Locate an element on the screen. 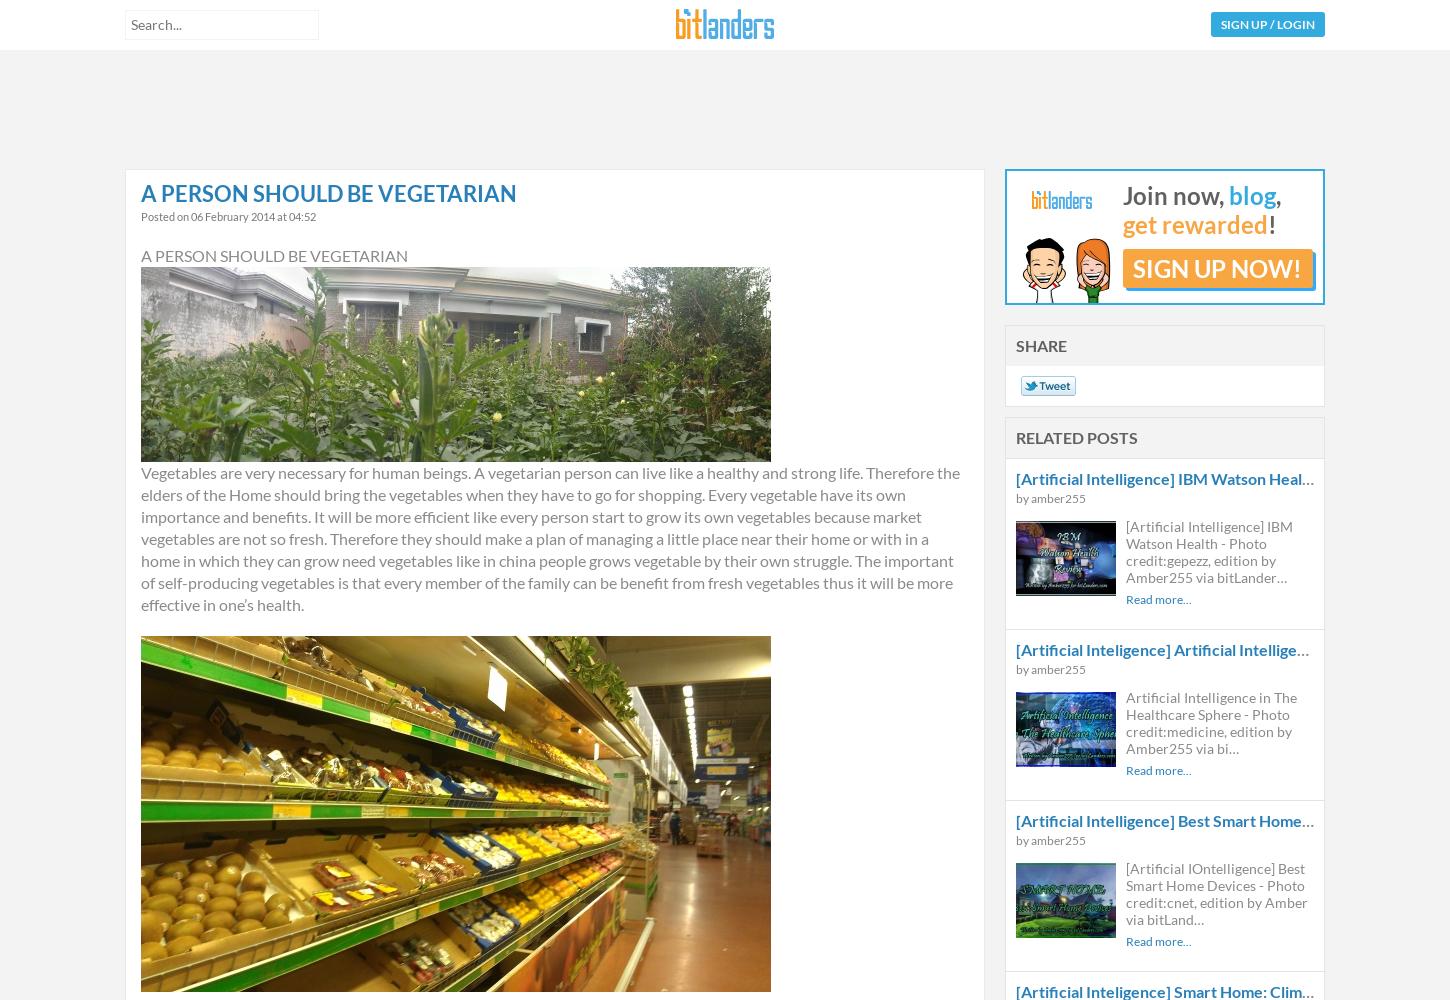  '06 February 2014' is located at coordinates (232, 215).